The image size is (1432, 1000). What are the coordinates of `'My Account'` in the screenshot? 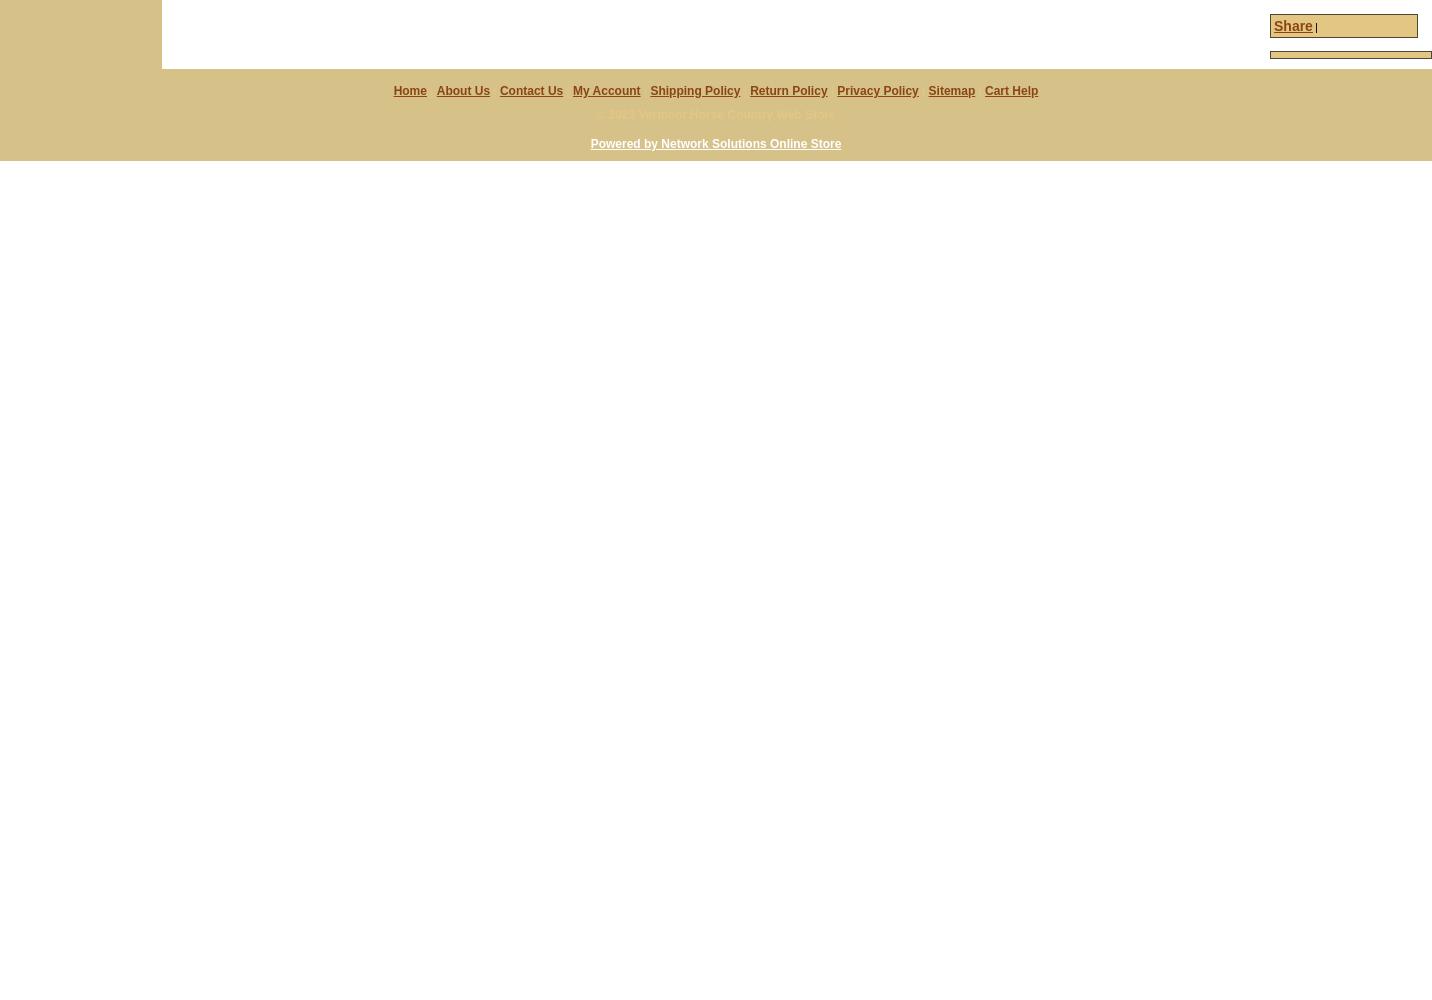 It's located at (606, 89).